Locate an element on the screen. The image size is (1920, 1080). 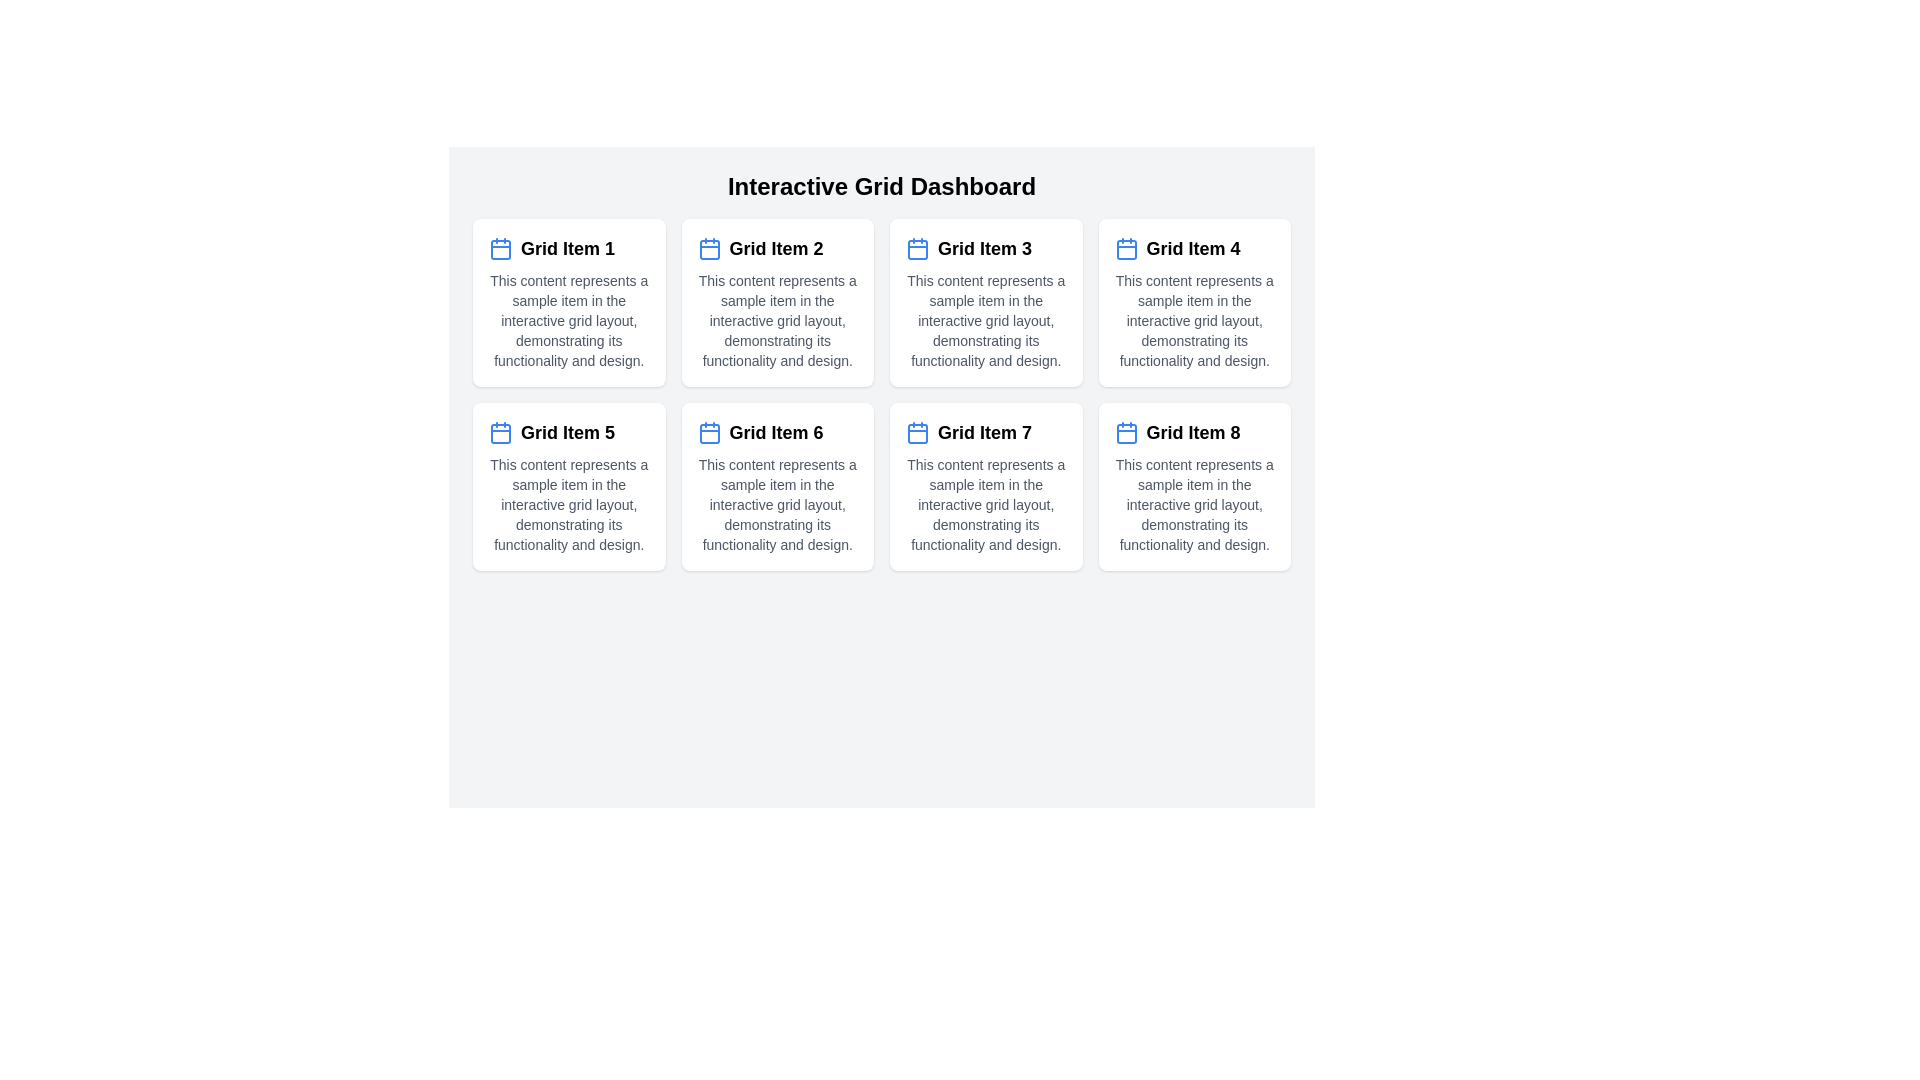
the decorative icon representing 'Grid Item 6', which suggests a calendar or date-related context is located at coordinates (709, 431).